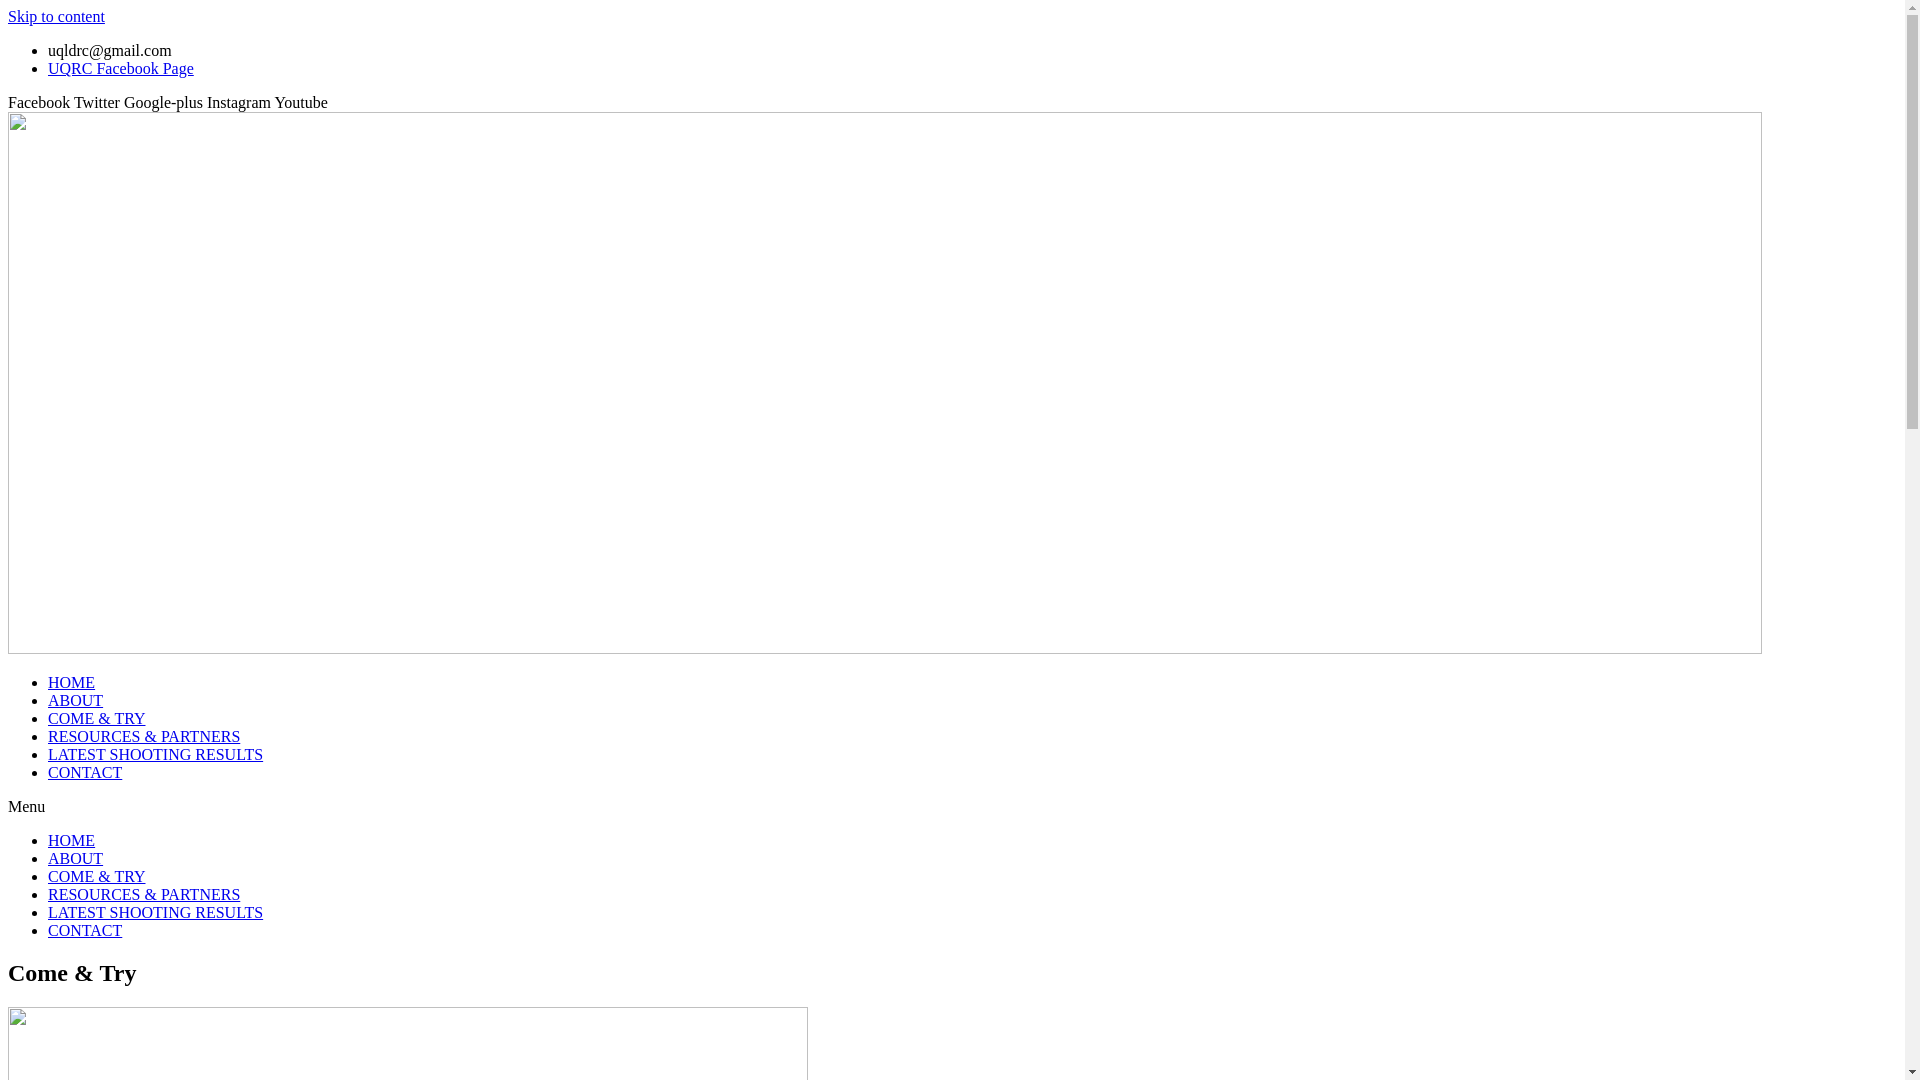  I want to click on 'Youtube', so click(300, 102).